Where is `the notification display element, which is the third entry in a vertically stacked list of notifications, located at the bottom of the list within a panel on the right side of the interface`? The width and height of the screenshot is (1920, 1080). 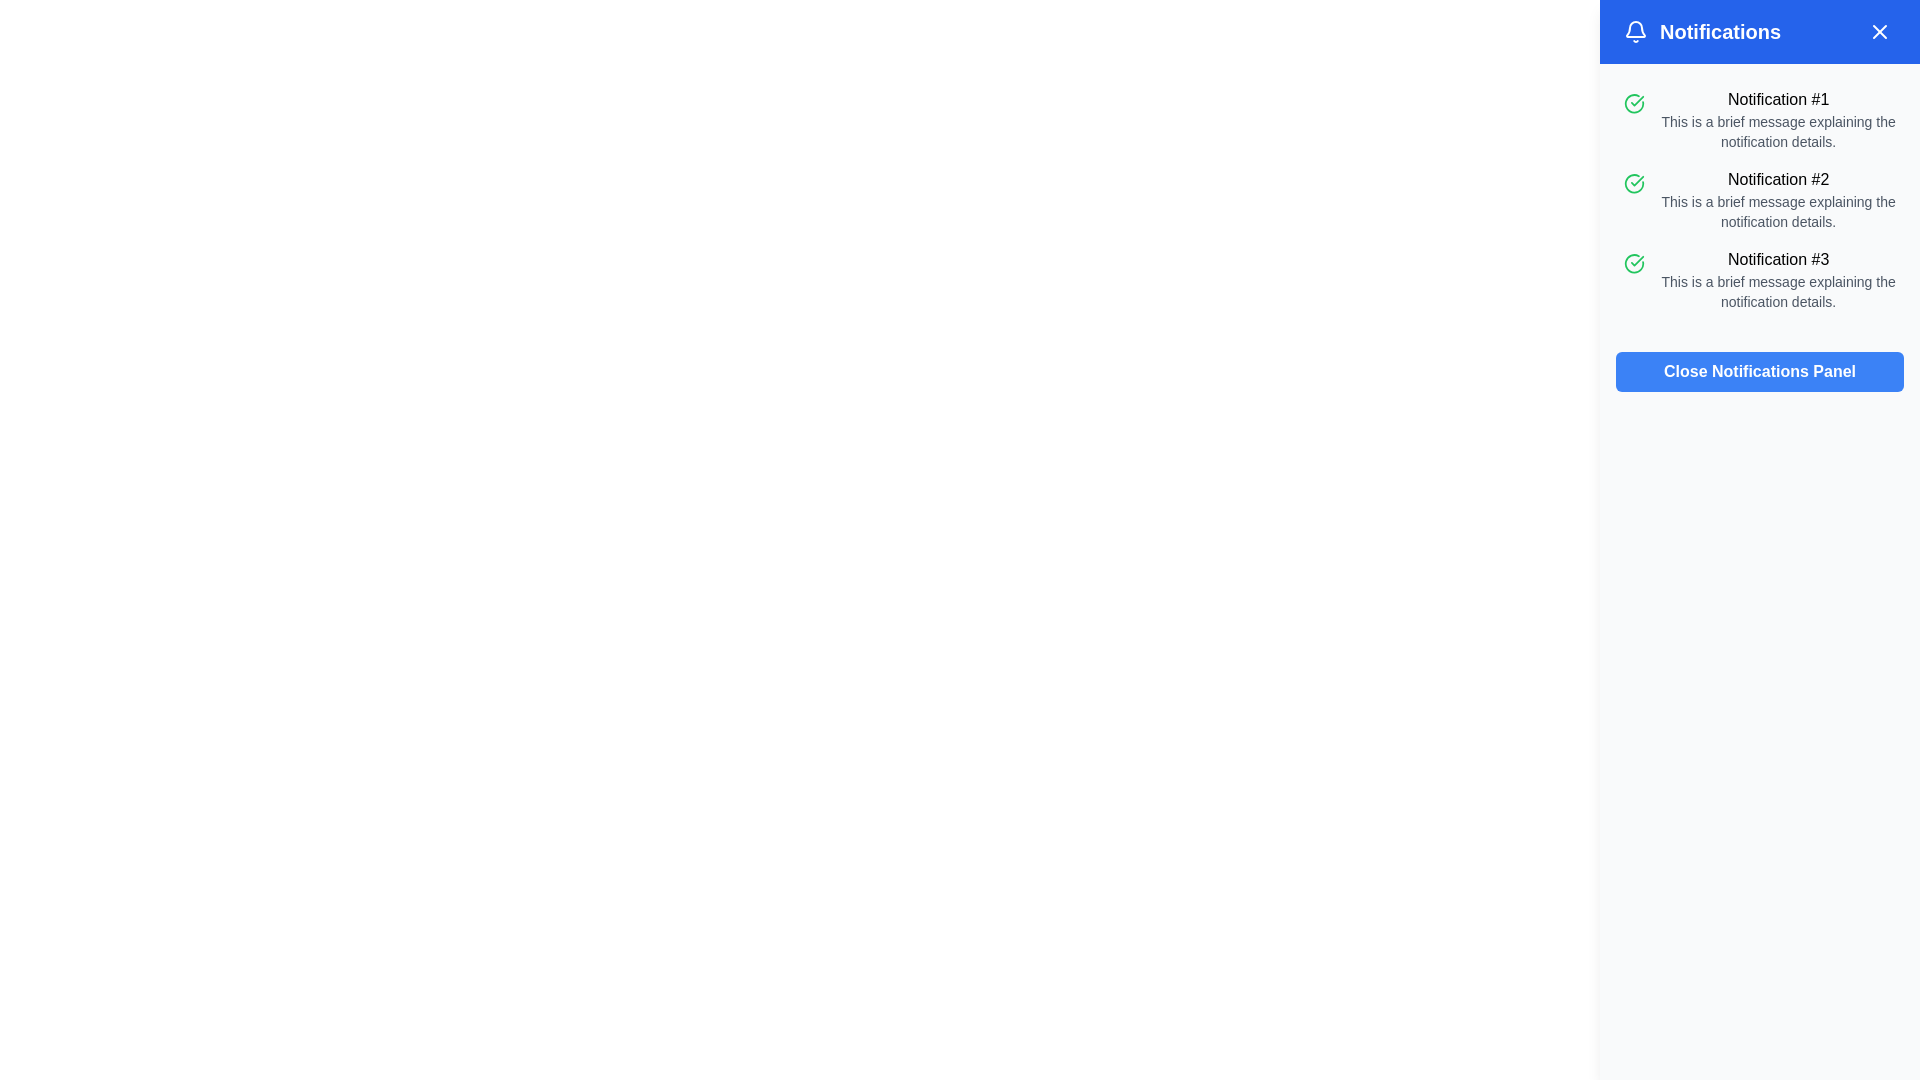 the notification display element, which is the third entry in a vertically stacked list of notifications, located at the bottom of the list within a panel on the right side of the interface is located at coordinates (1760, 280).